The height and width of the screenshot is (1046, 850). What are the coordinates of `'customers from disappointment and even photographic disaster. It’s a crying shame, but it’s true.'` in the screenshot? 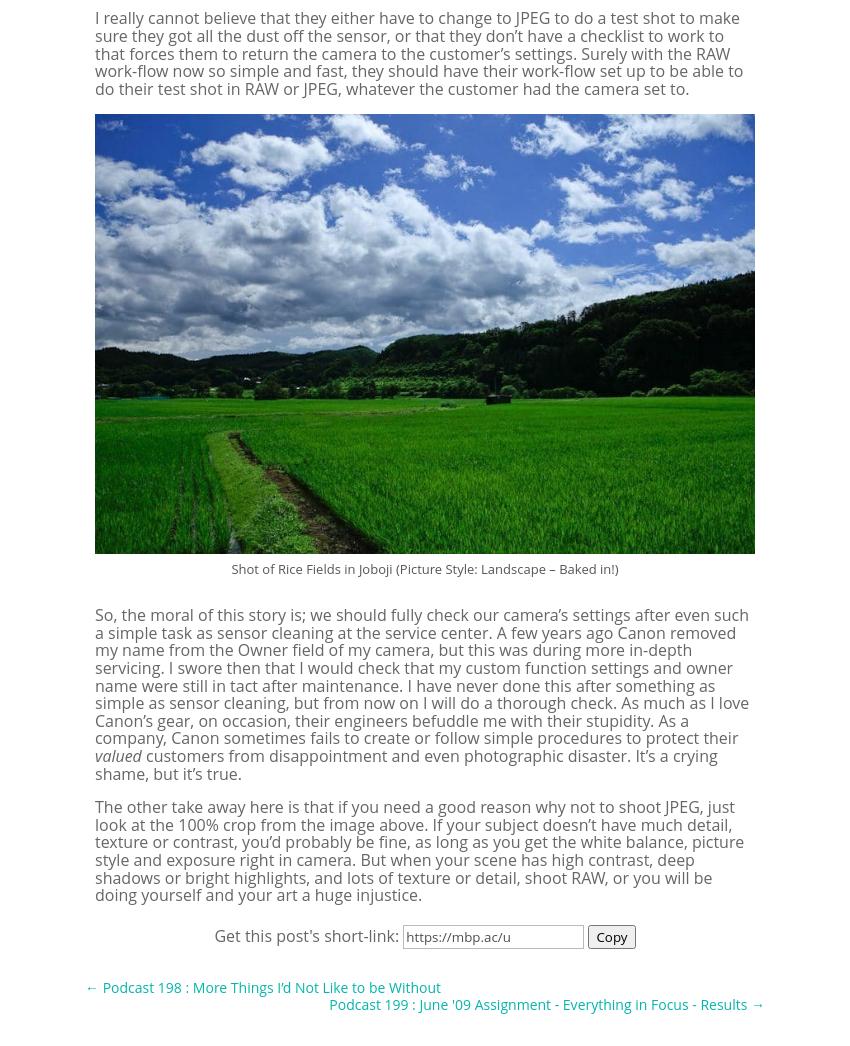 It's located at (405, 762).